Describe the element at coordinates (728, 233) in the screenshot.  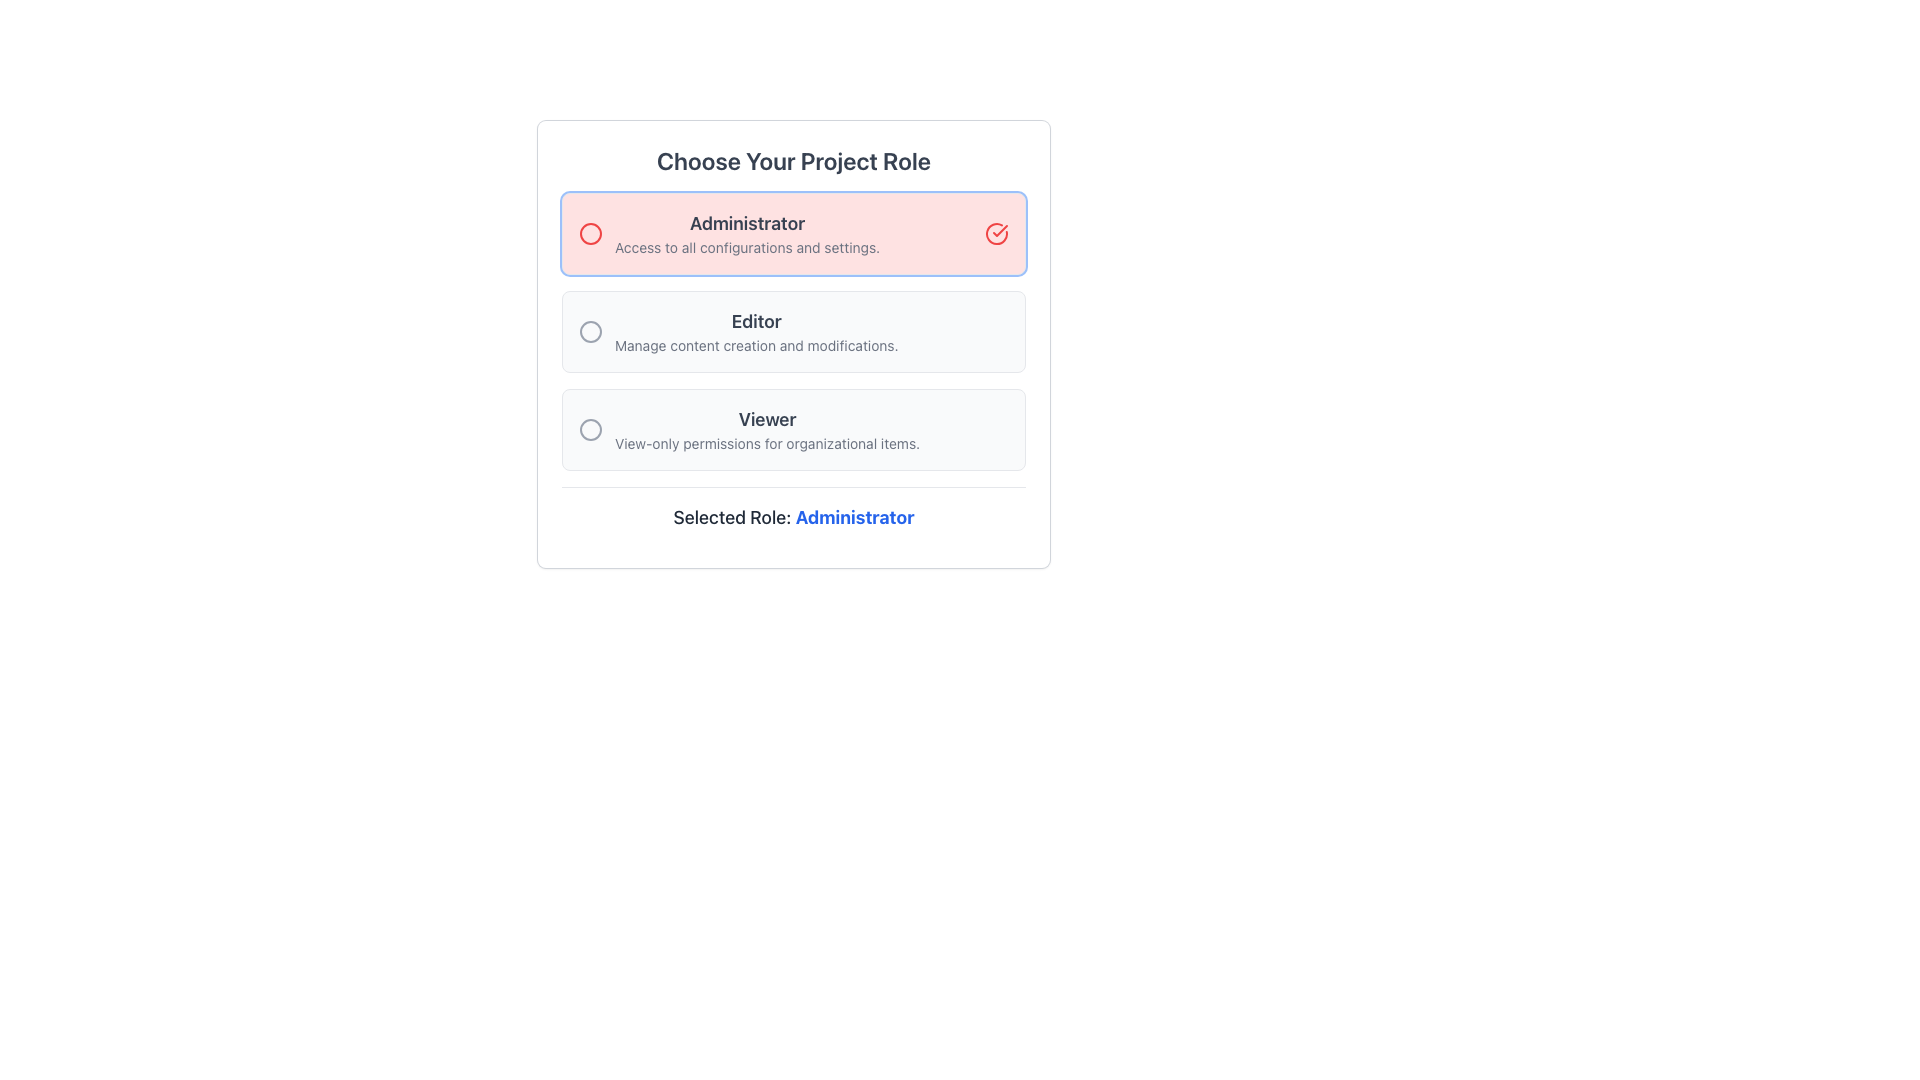
I see `the 'Administrator' selectable role option` at that location.